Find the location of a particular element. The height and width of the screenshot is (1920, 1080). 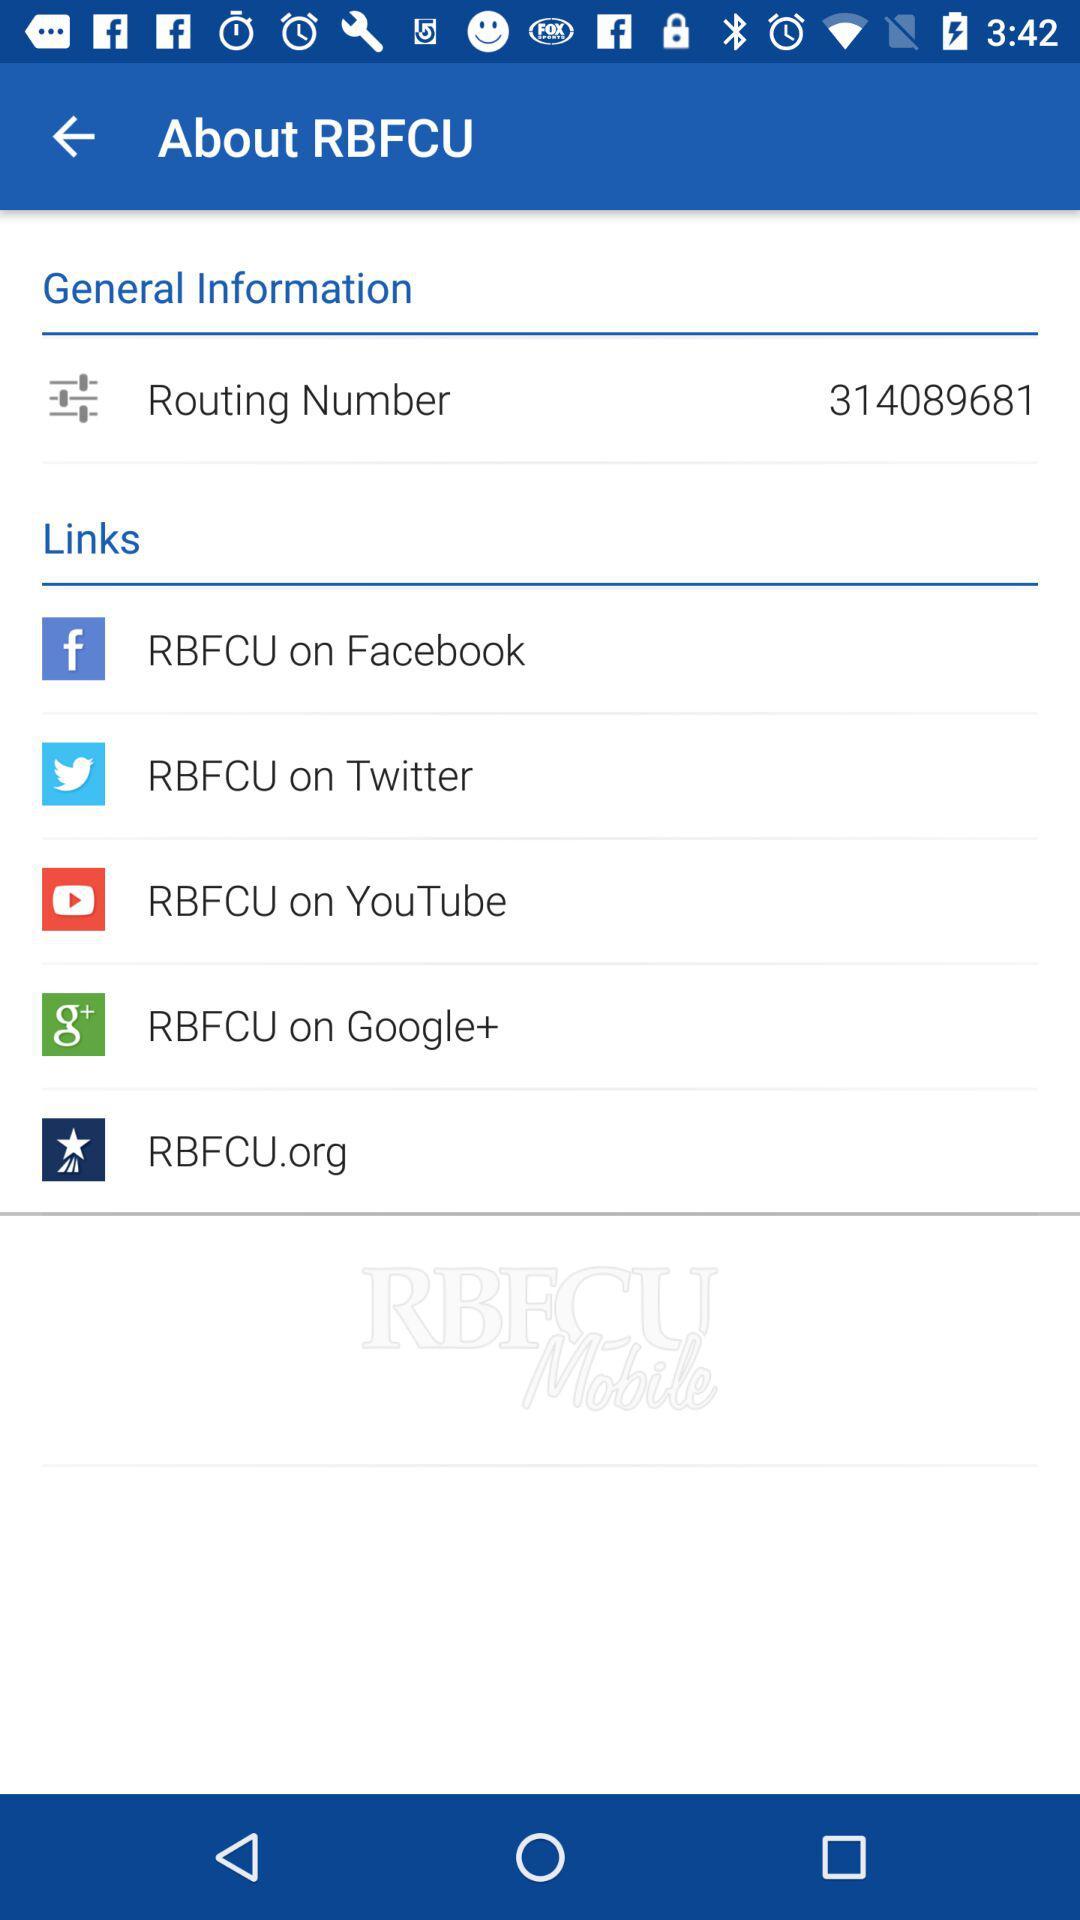

app next to about rbfcu app is located at coordinates (72, 135).